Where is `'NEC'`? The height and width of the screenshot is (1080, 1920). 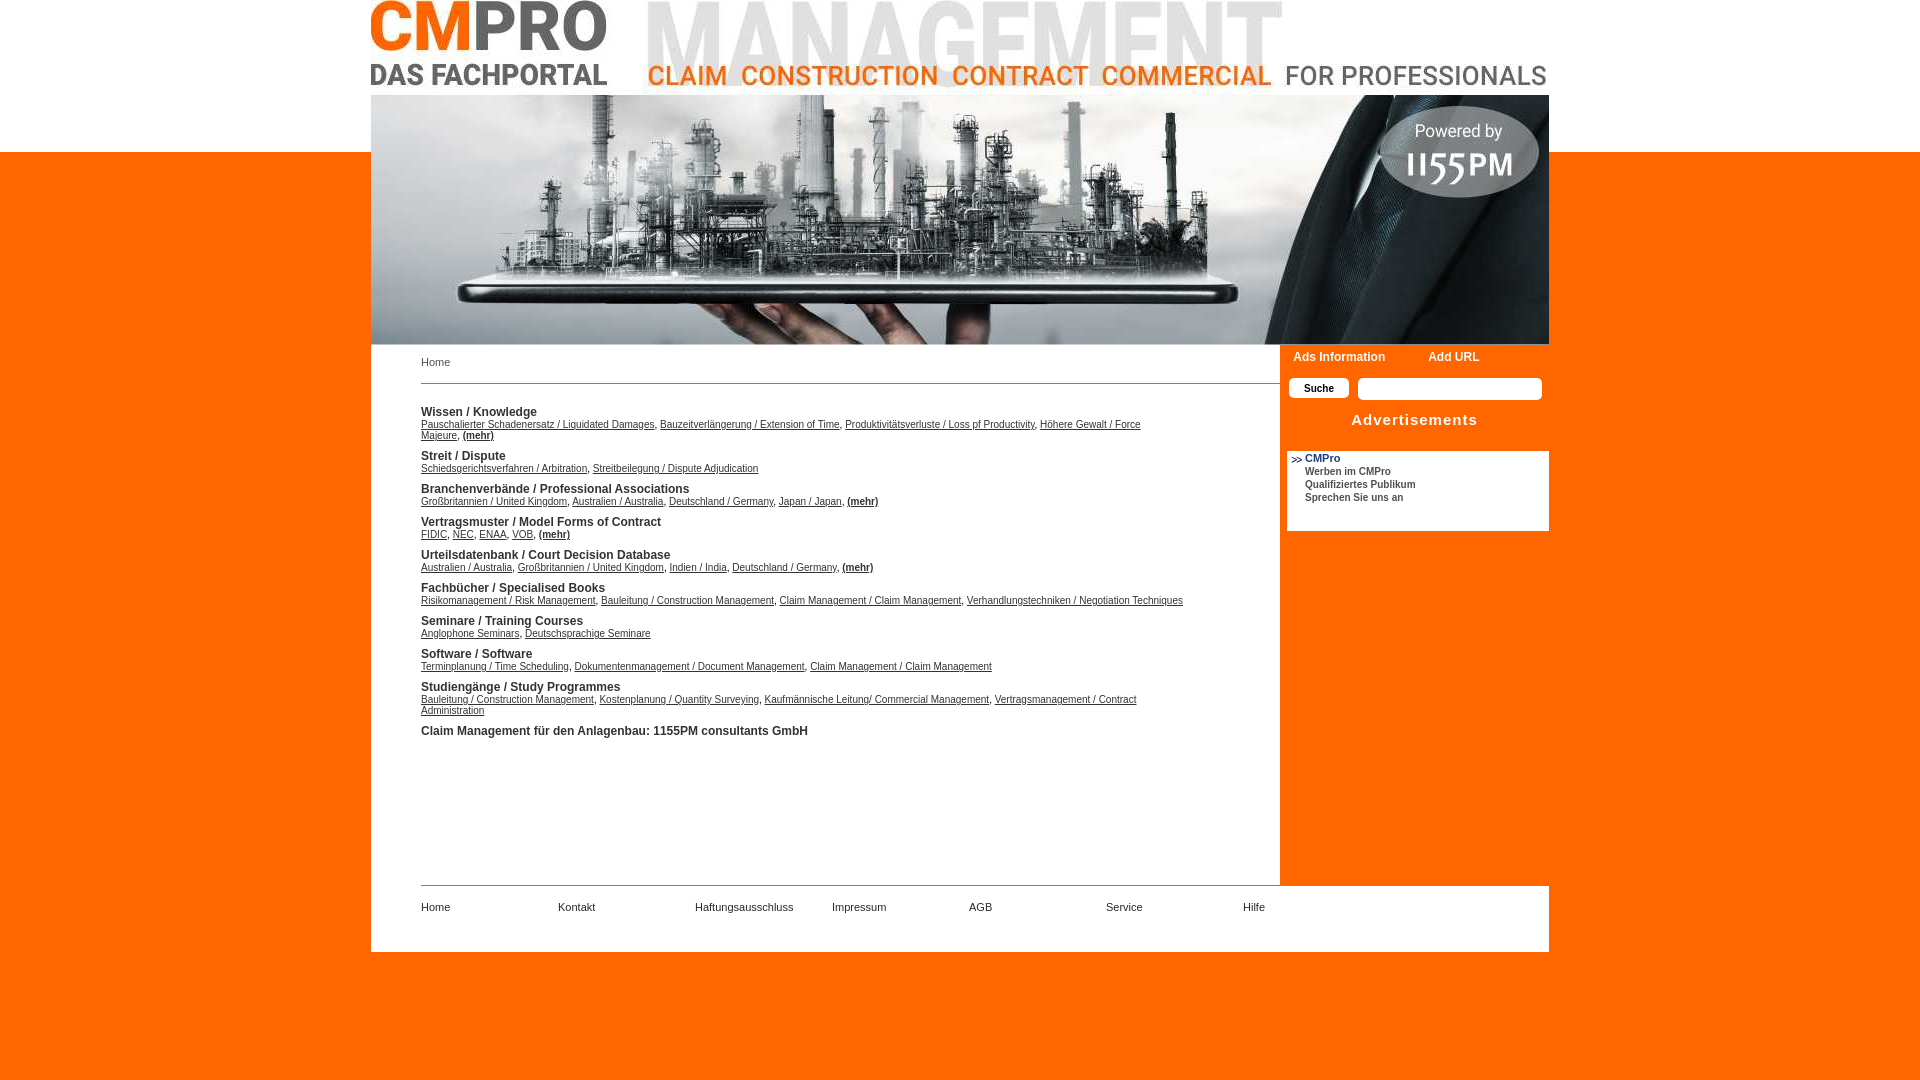 'NEC' is located at coordinates (462, 533).